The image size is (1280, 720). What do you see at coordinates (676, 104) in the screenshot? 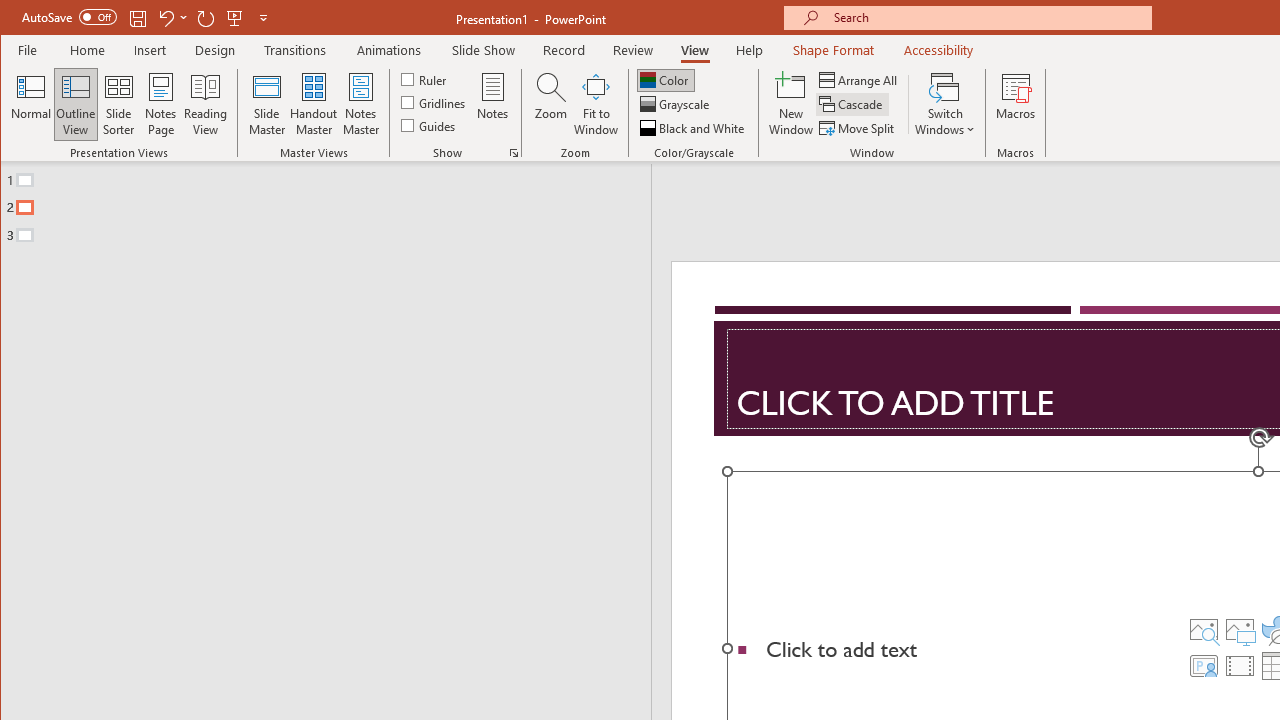
I see `'Grayscale'` at bounding box center [676, 104].